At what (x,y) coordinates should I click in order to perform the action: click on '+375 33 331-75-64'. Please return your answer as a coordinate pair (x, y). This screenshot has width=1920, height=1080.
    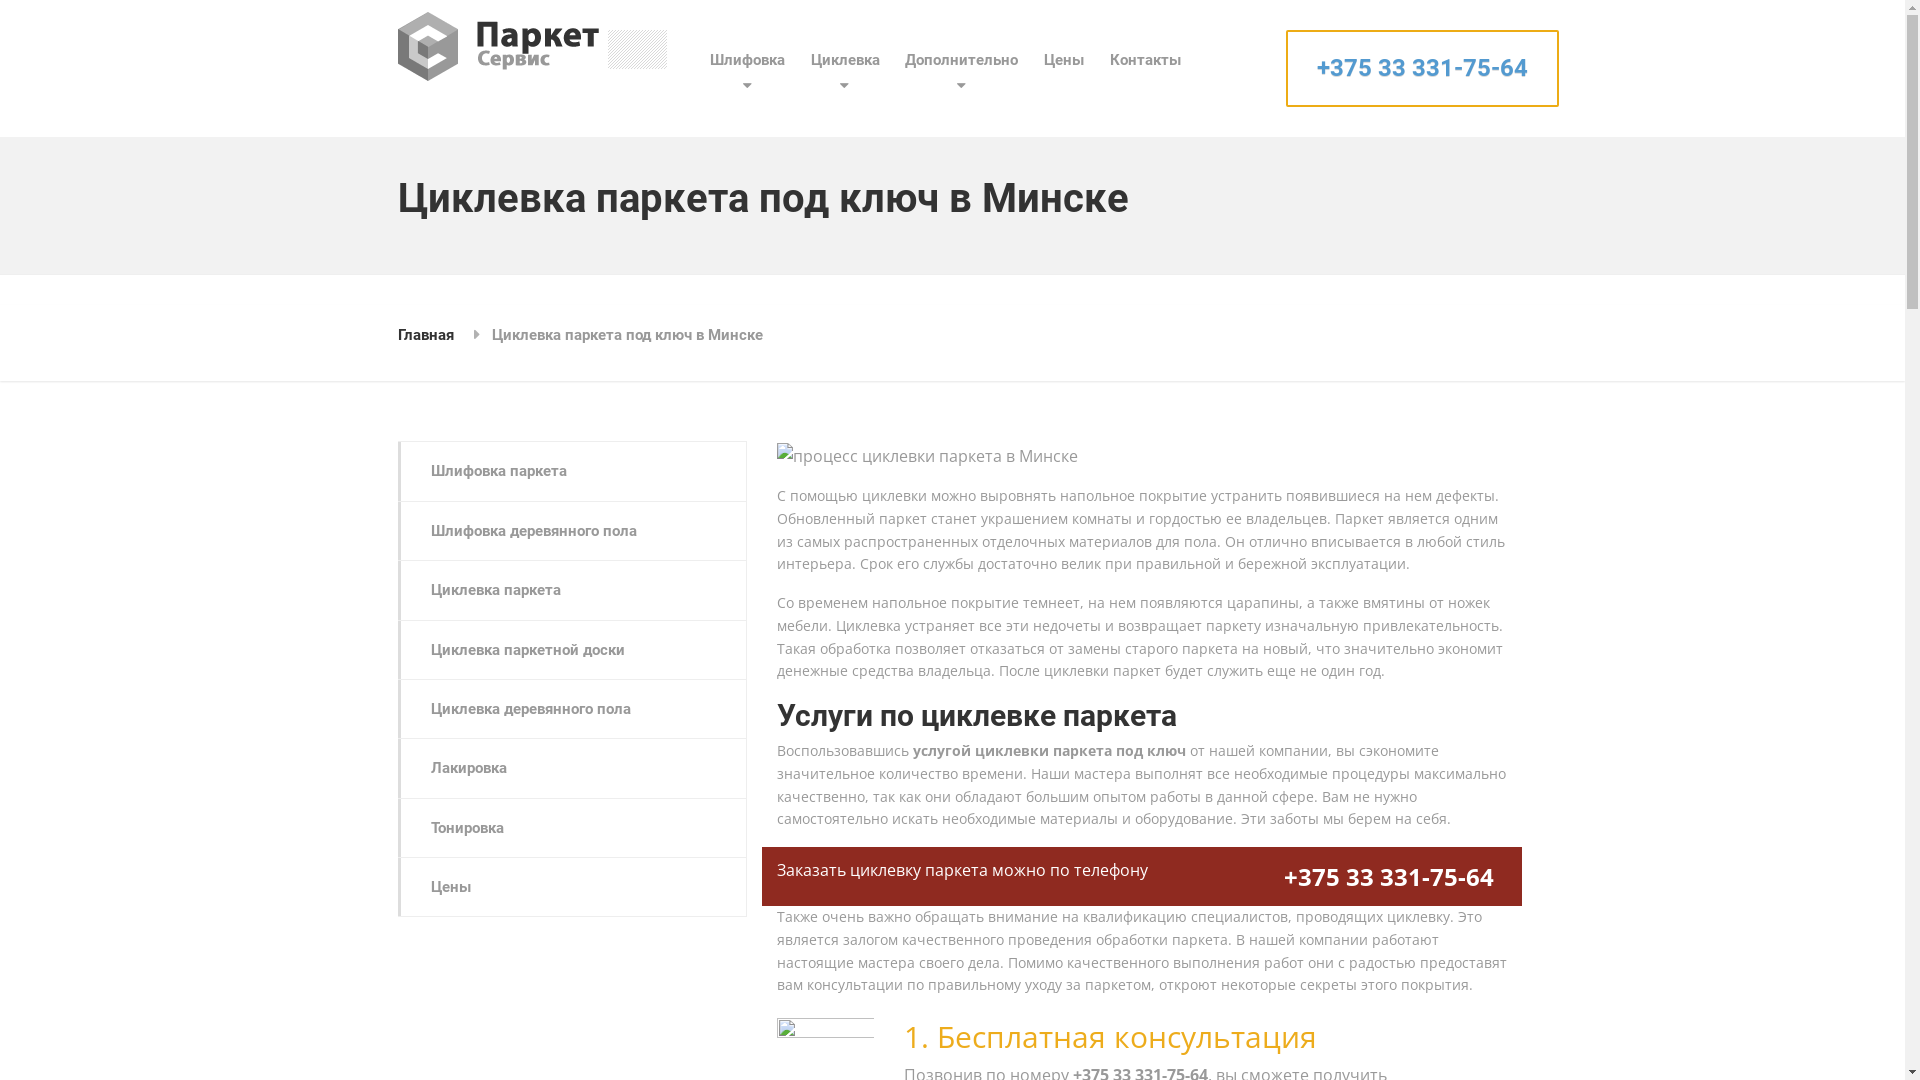
    Looking at the image, I should click on (1283, 875).